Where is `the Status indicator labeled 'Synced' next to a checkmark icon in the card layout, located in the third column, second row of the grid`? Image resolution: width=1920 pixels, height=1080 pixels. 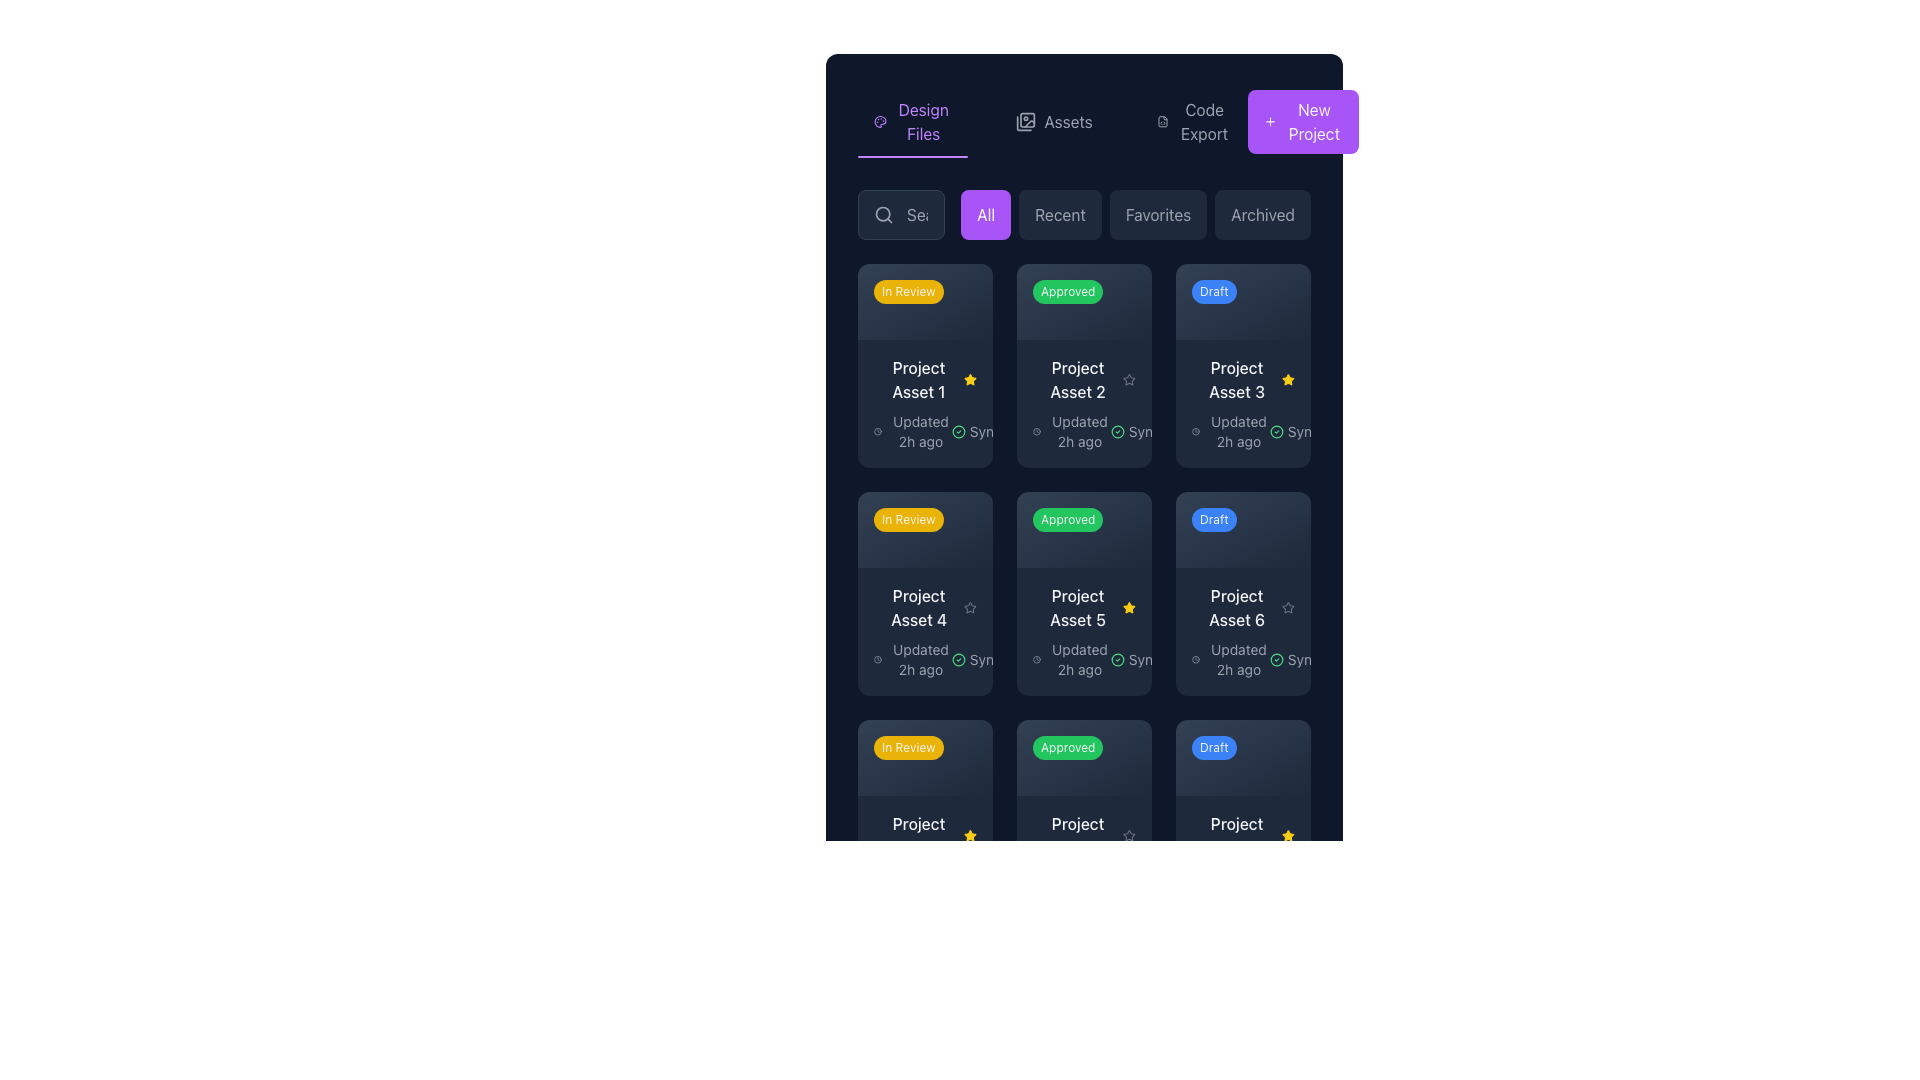
the Status indicator labeled 'Synced' next to a checkmark icon in the card layout, located in the third column, second row of the grid is located at coordinates (1302, 430).